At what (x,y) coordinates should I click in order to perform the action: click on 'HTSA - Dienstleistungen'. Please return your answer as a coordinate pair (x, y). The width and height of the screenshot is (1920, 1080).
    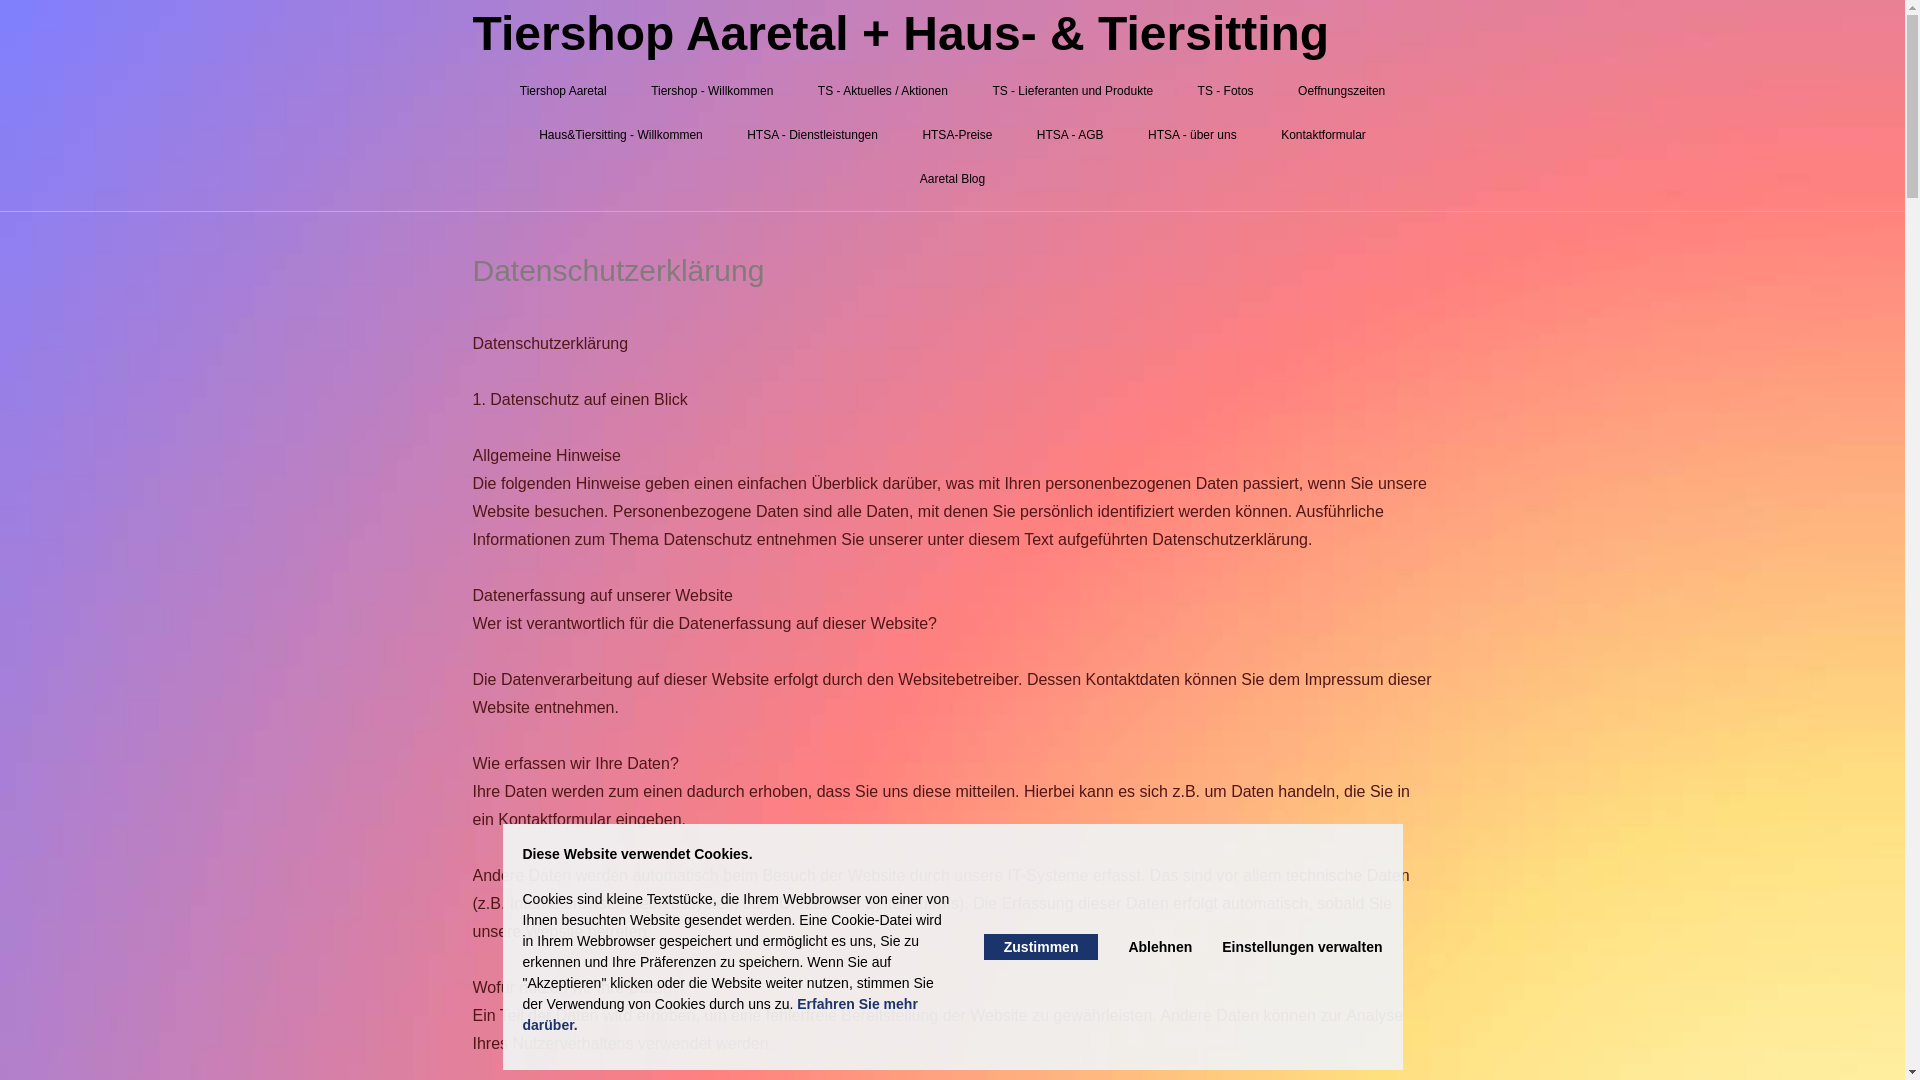
    Looking at the image, I should click on (812, 135).